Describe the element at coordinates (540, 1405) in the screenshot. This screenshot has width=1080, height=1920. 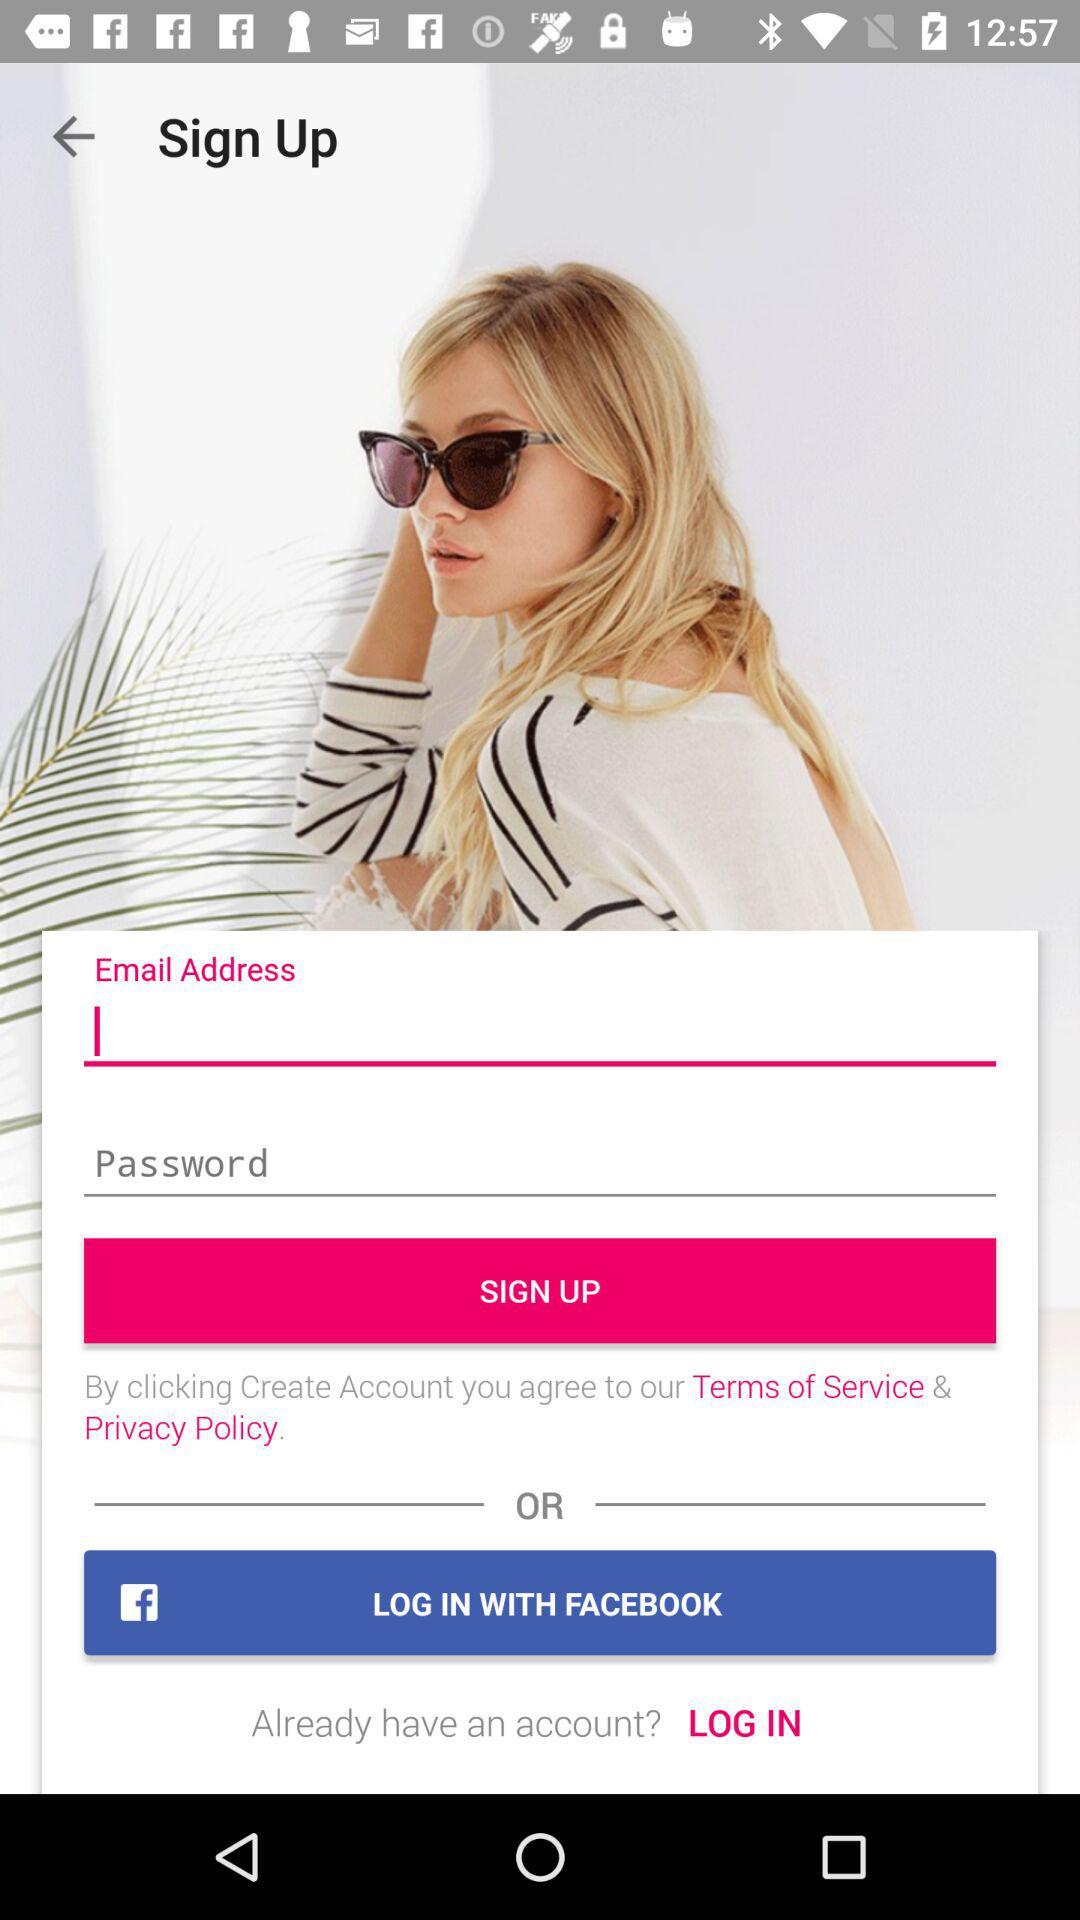
I see `the icon below sign up icon` at that location.